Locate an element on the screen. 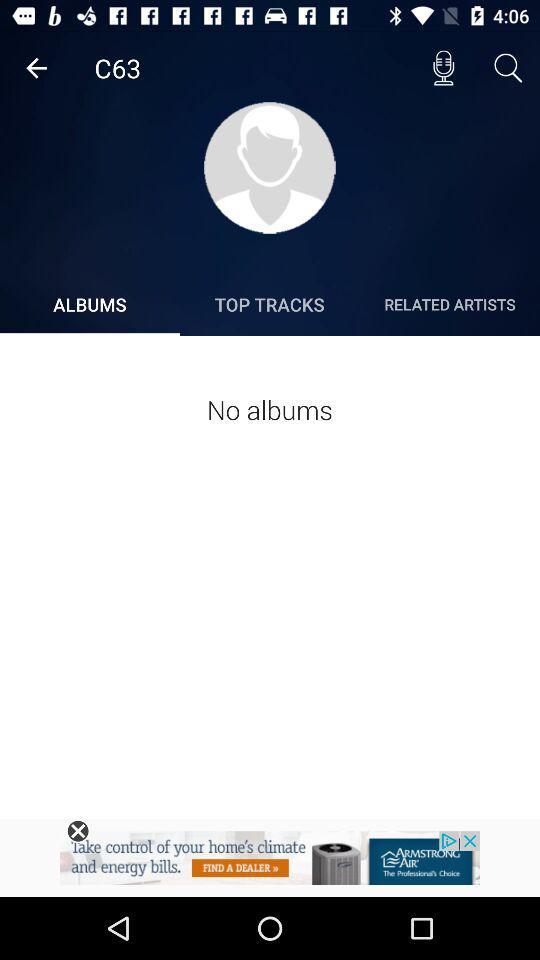  the advertisement banner is located at coordinates (77, 831).